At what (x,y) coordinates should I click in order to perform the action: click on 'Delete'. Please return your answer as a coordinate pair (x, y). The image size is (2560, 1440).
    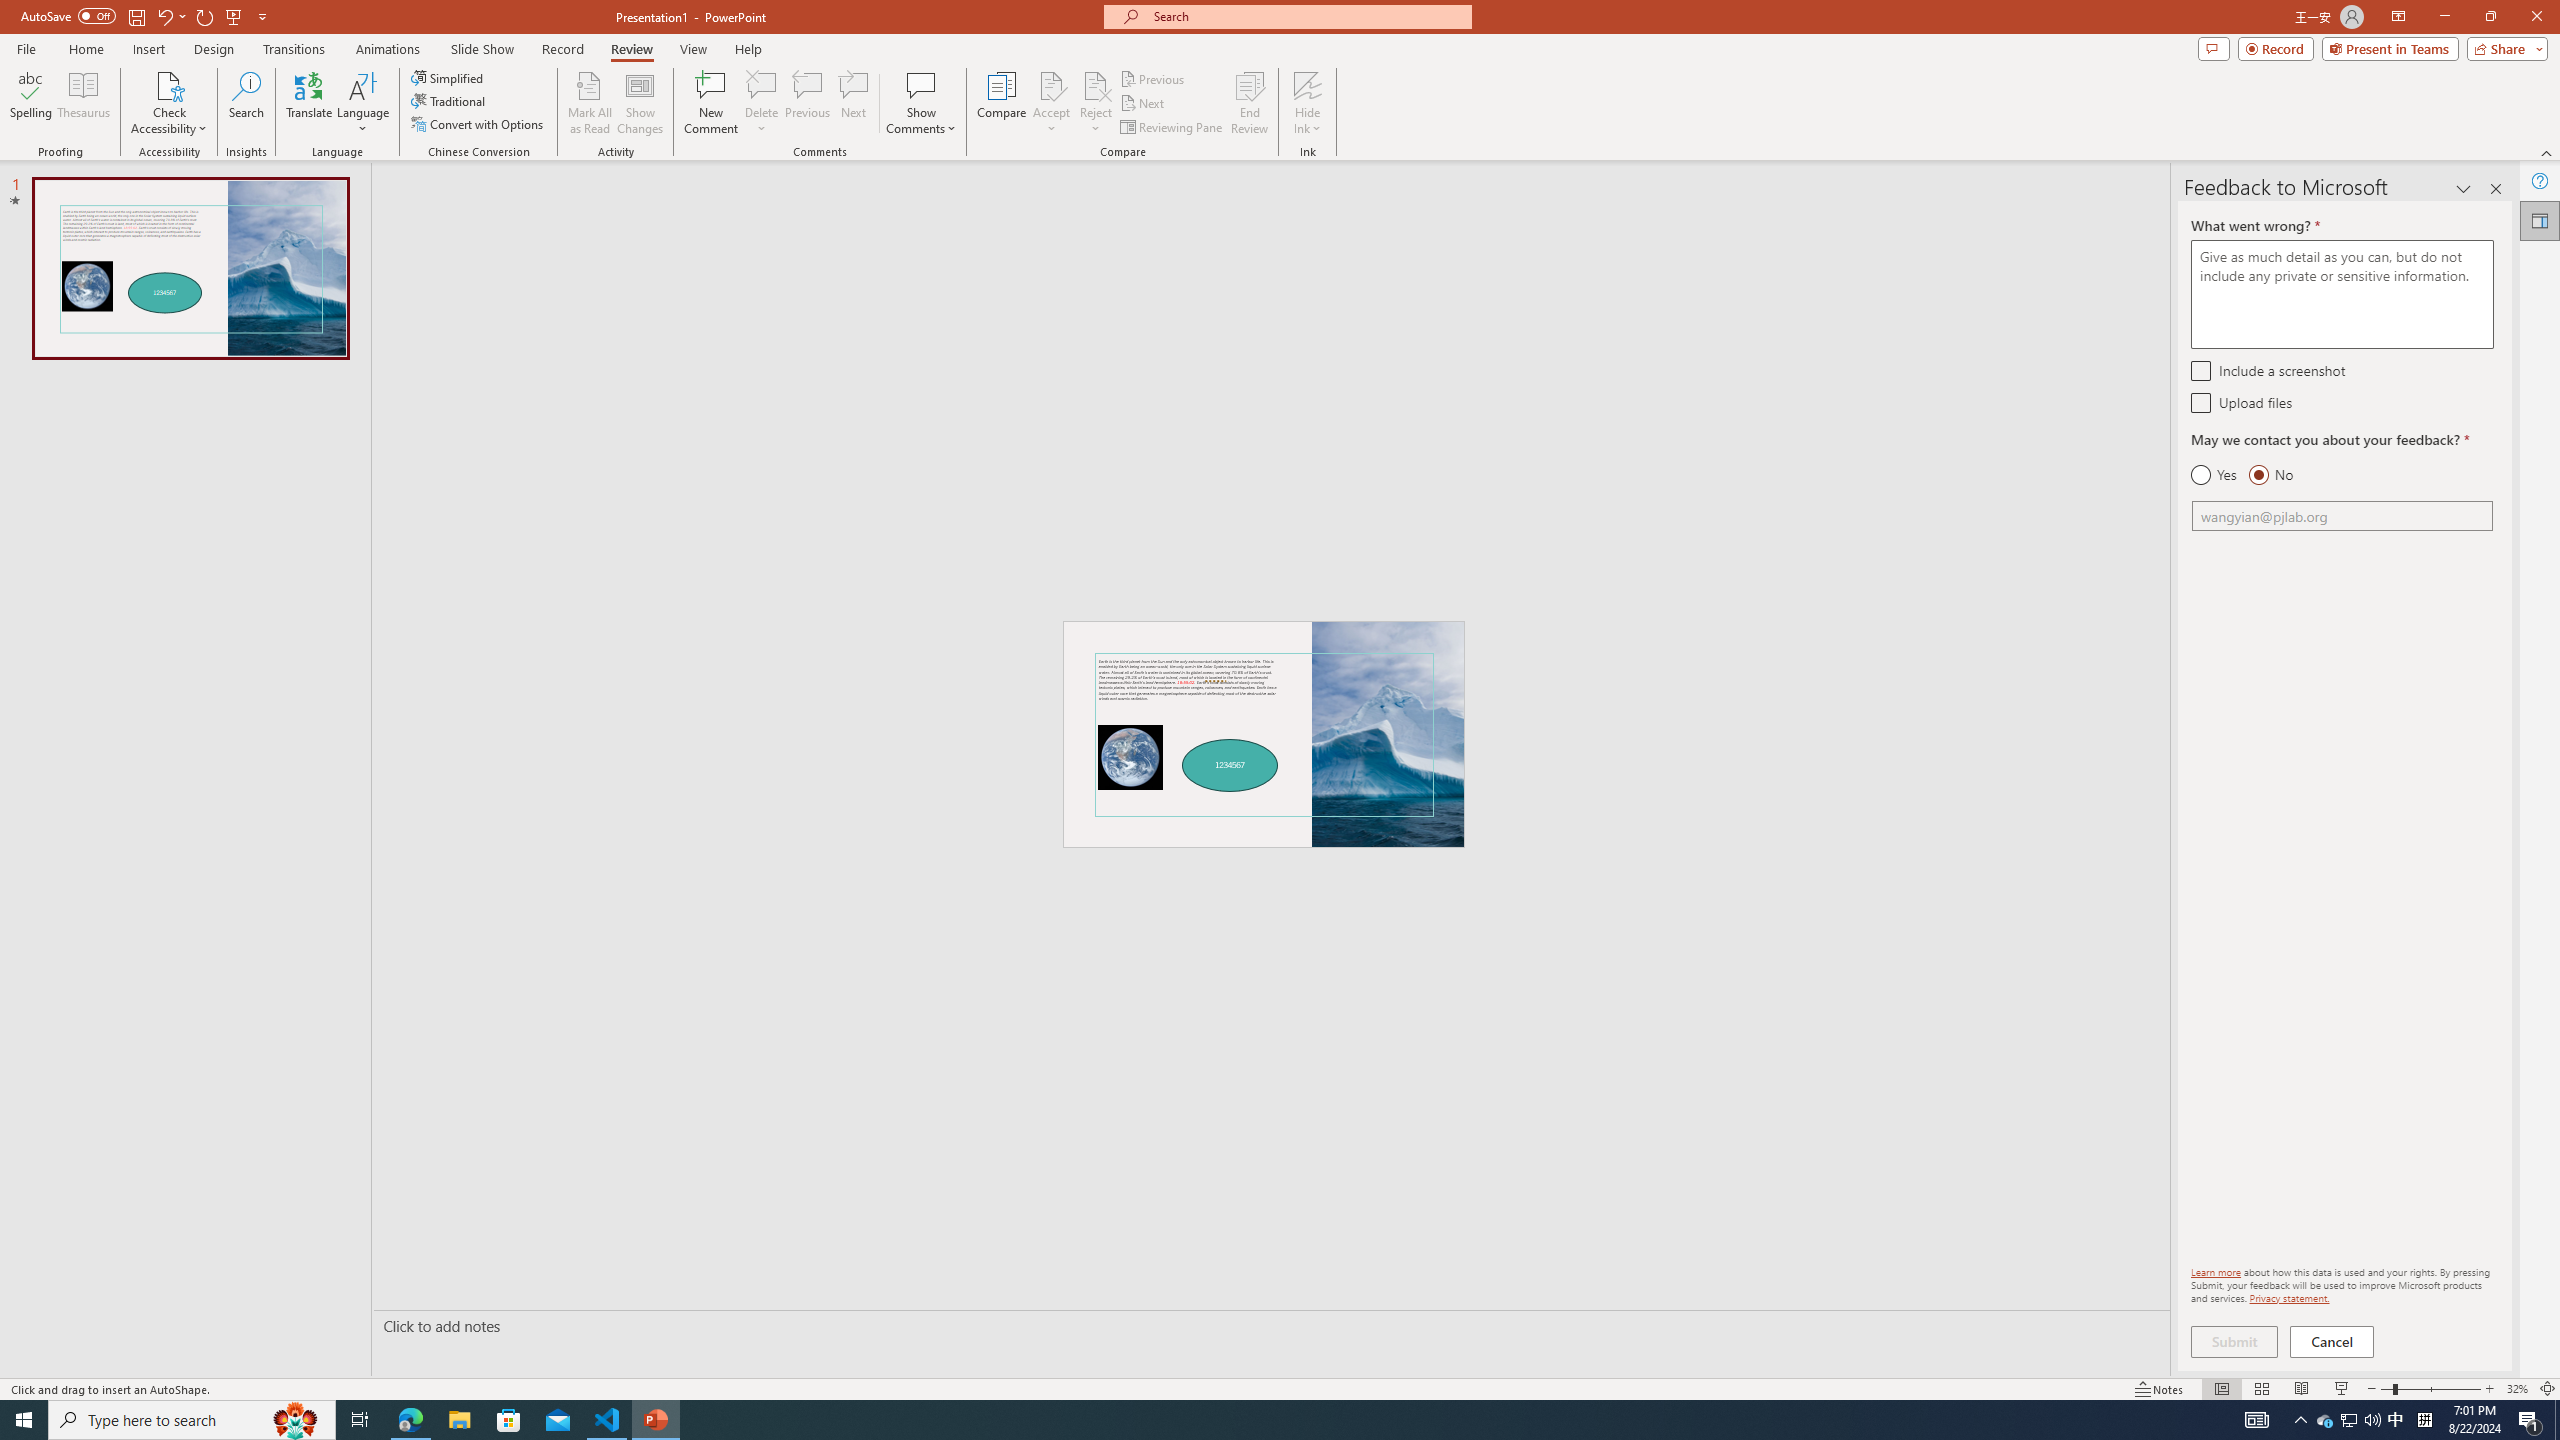
    Looking at the image, I should click on (761, 84).